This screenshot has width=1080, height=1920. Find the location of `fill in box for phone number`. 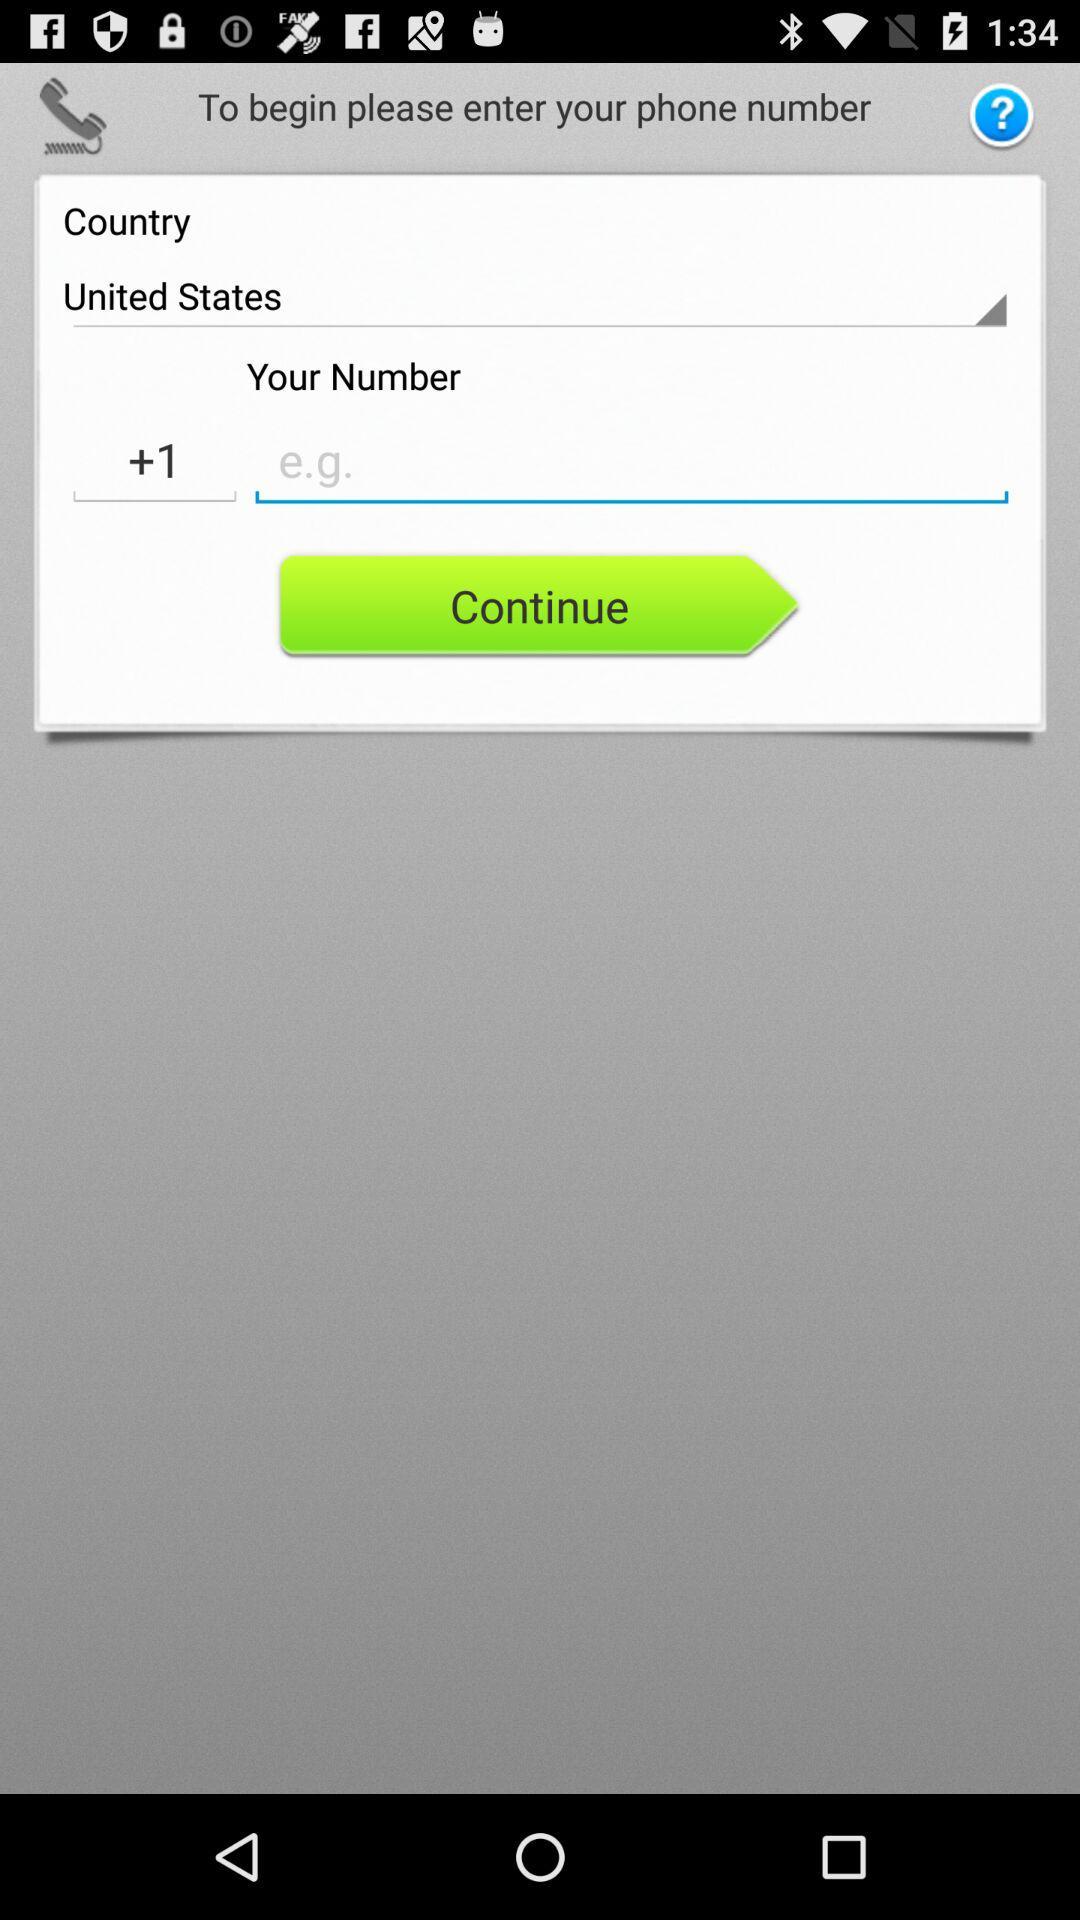

fill in box for phone number is located at coordinates (631, 459).